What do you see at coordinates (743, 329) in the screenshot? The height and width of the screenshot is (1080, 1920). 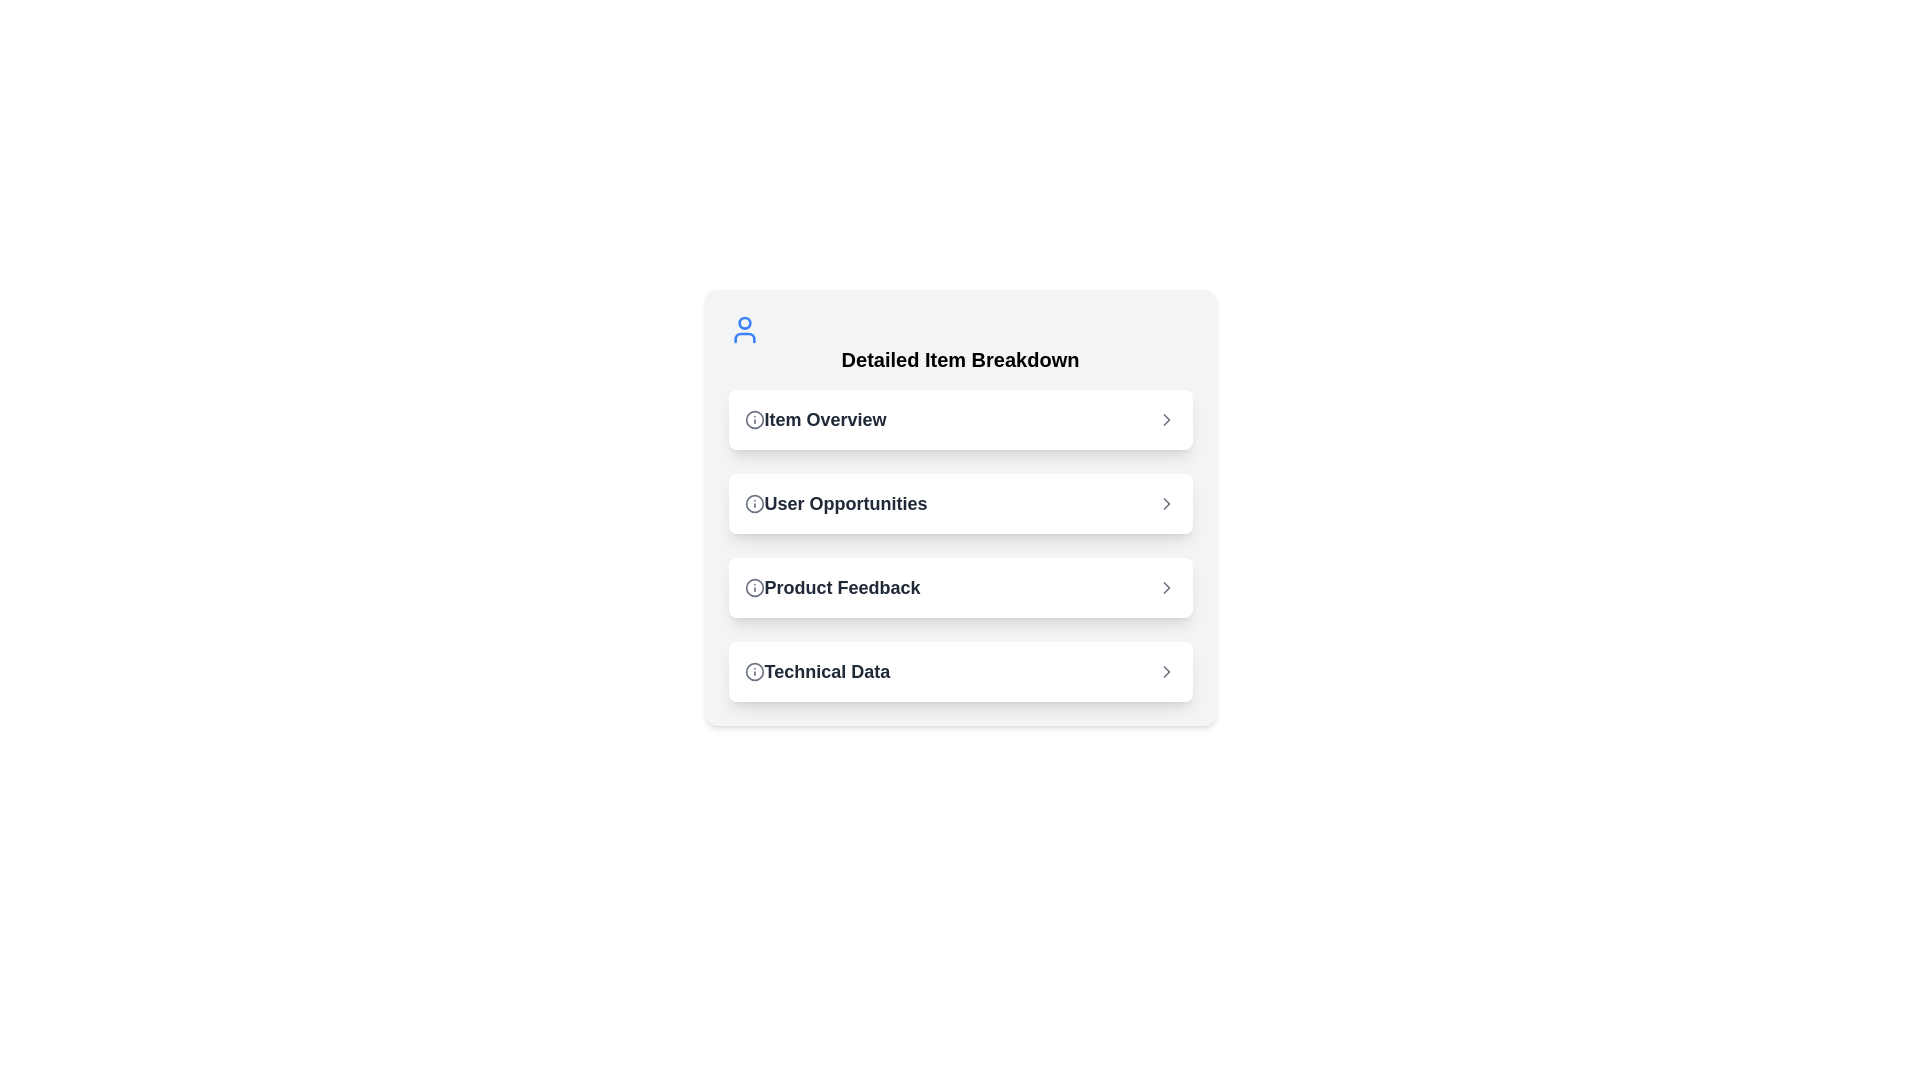 I see `the user icon located at the top-left corner of the 'Detailed Item Breakdown' box, which serves as a representation for user-related information or settings` at bounding box center [743, 329].